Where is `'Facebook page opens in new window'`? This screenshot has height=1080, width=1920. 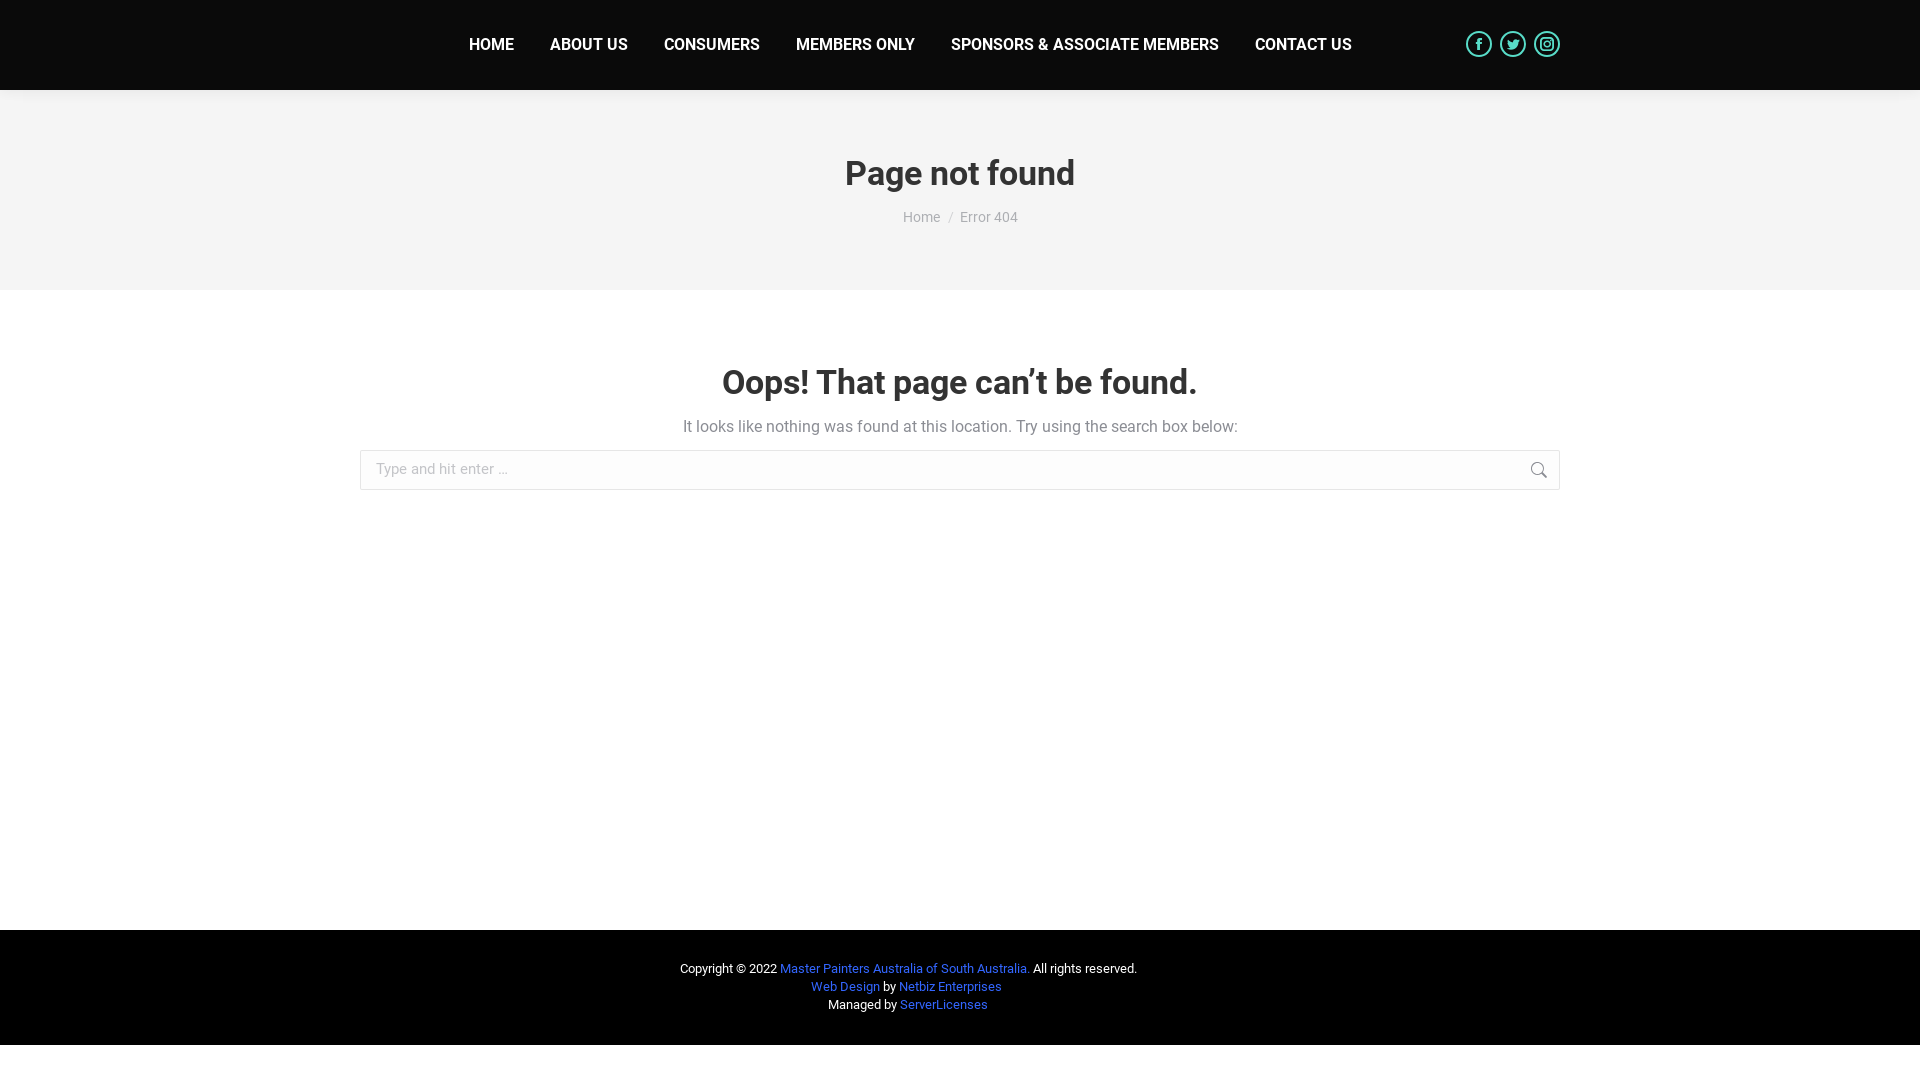
'Facebook page opens in new window' is located at coordinates (1478, 43).